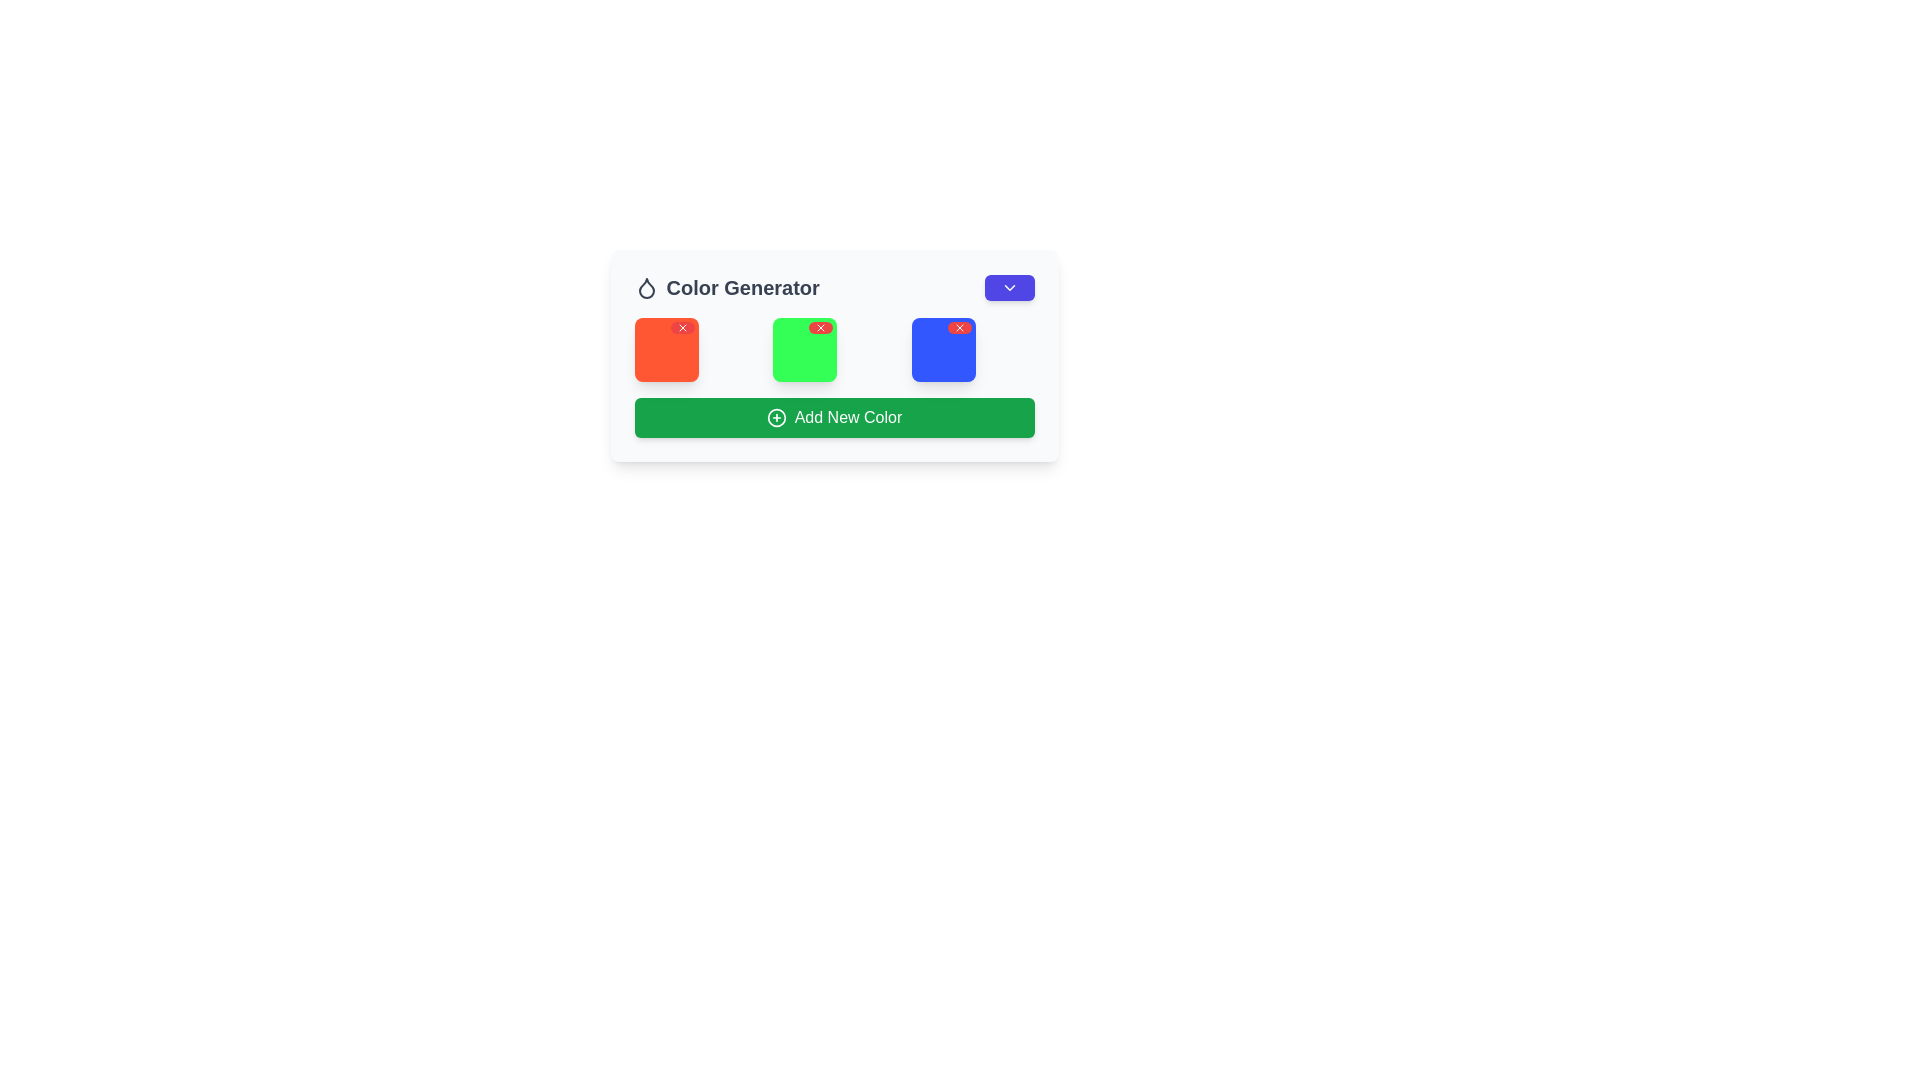 The width and height of the screenshot is (1920, 1080). What do you see at coordinates (666, 349) in the screenshot?
I see `the first color square in the grid` at bounding box center [666, 349].